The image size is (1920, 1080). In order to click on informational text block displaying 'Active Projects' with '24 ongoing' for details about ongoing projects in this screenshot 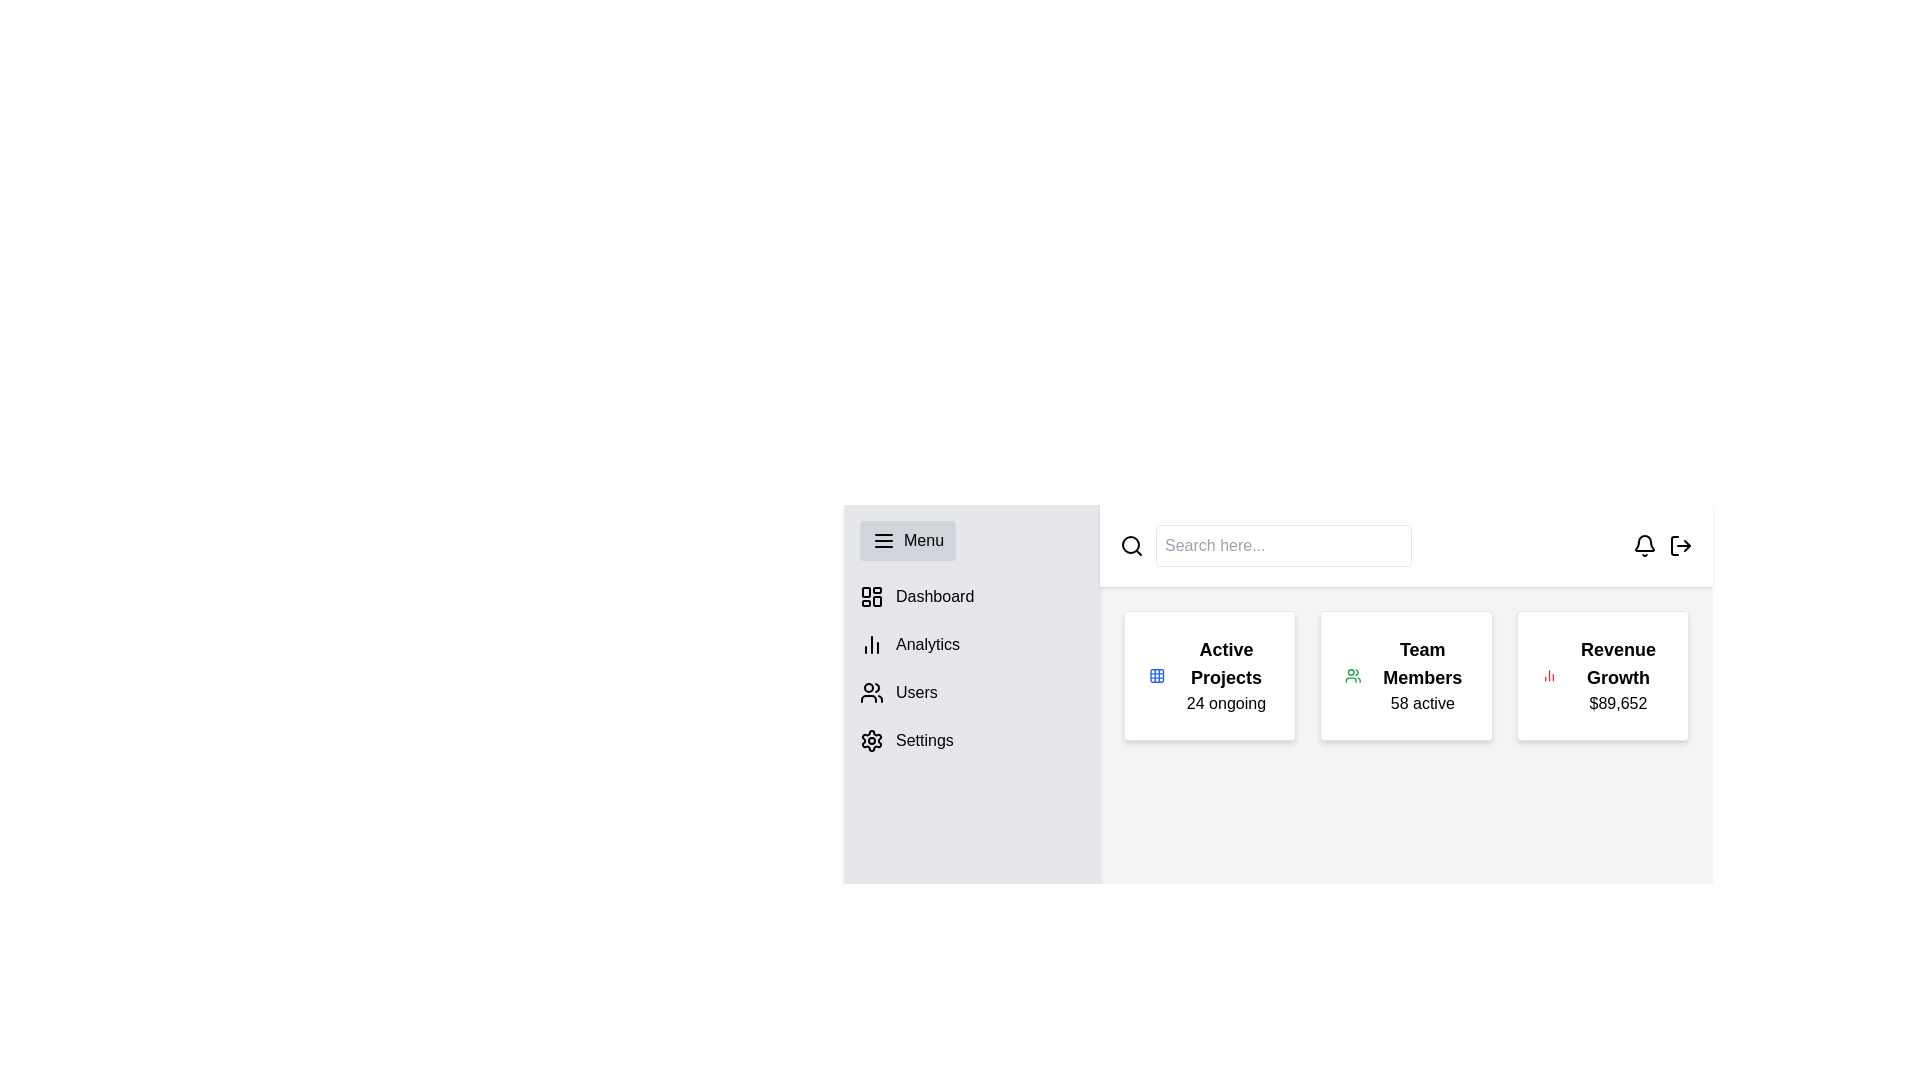, I will do `click(1225, 675)`.